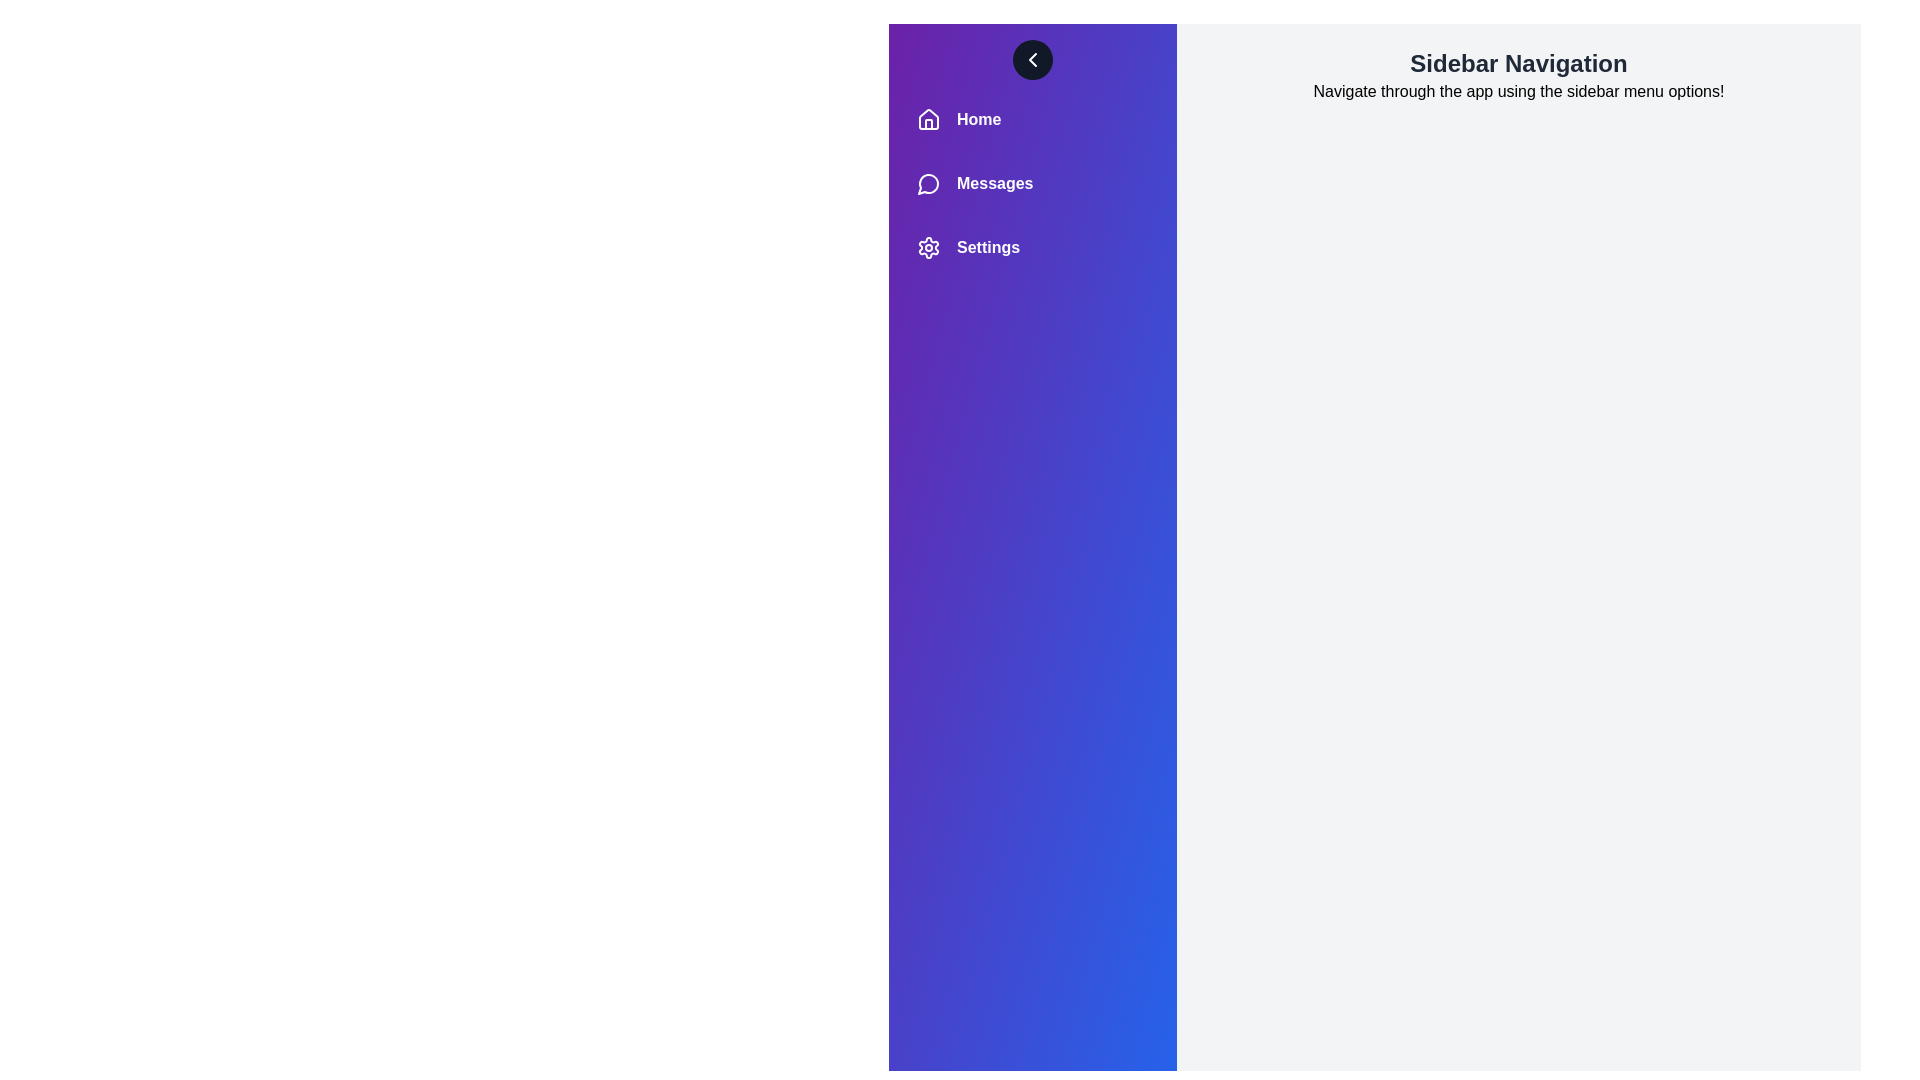  I want to click on the main content area to focus on it, so click(1518, 563).